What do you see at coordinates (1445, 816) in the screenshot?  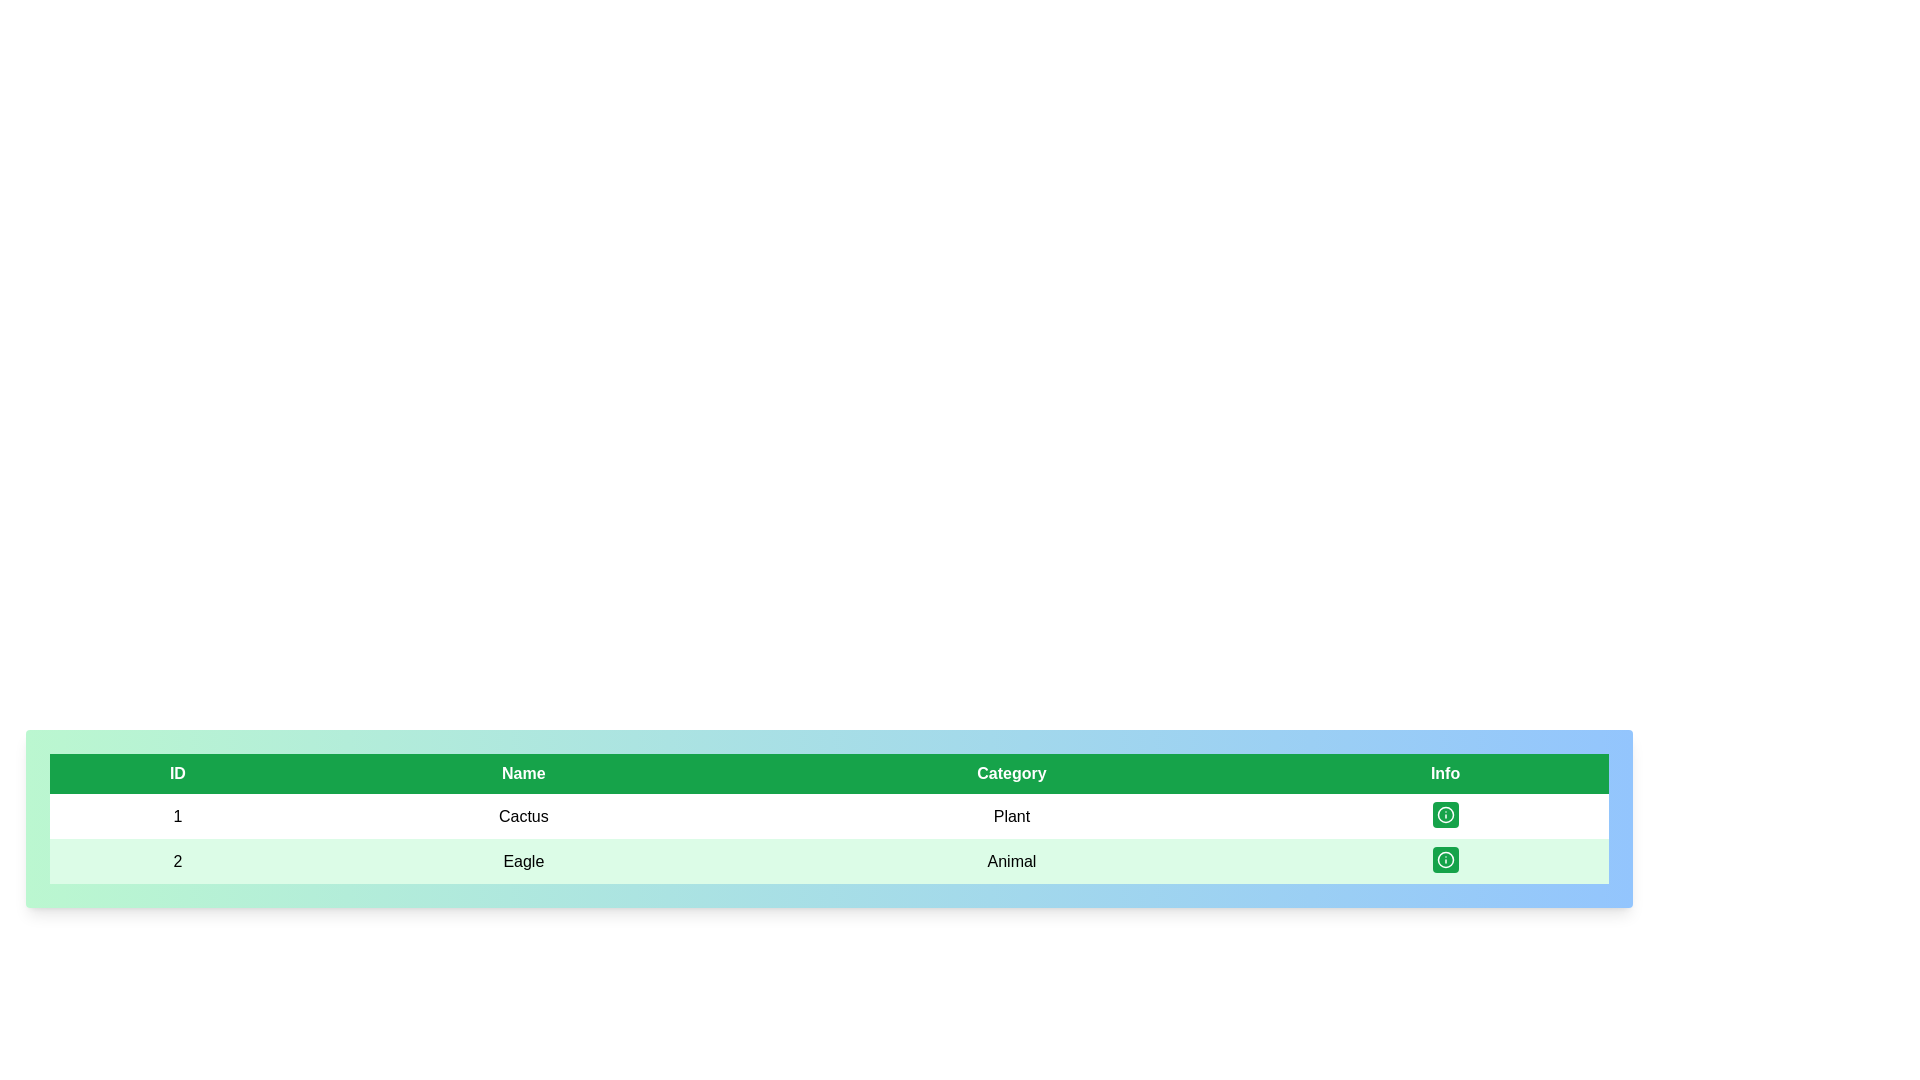 I see `the Icon button in the 'Info' column of the first row, which displays more information about the 'Cactus' in the 'Plant' category` at bounding box center [1445, 816].